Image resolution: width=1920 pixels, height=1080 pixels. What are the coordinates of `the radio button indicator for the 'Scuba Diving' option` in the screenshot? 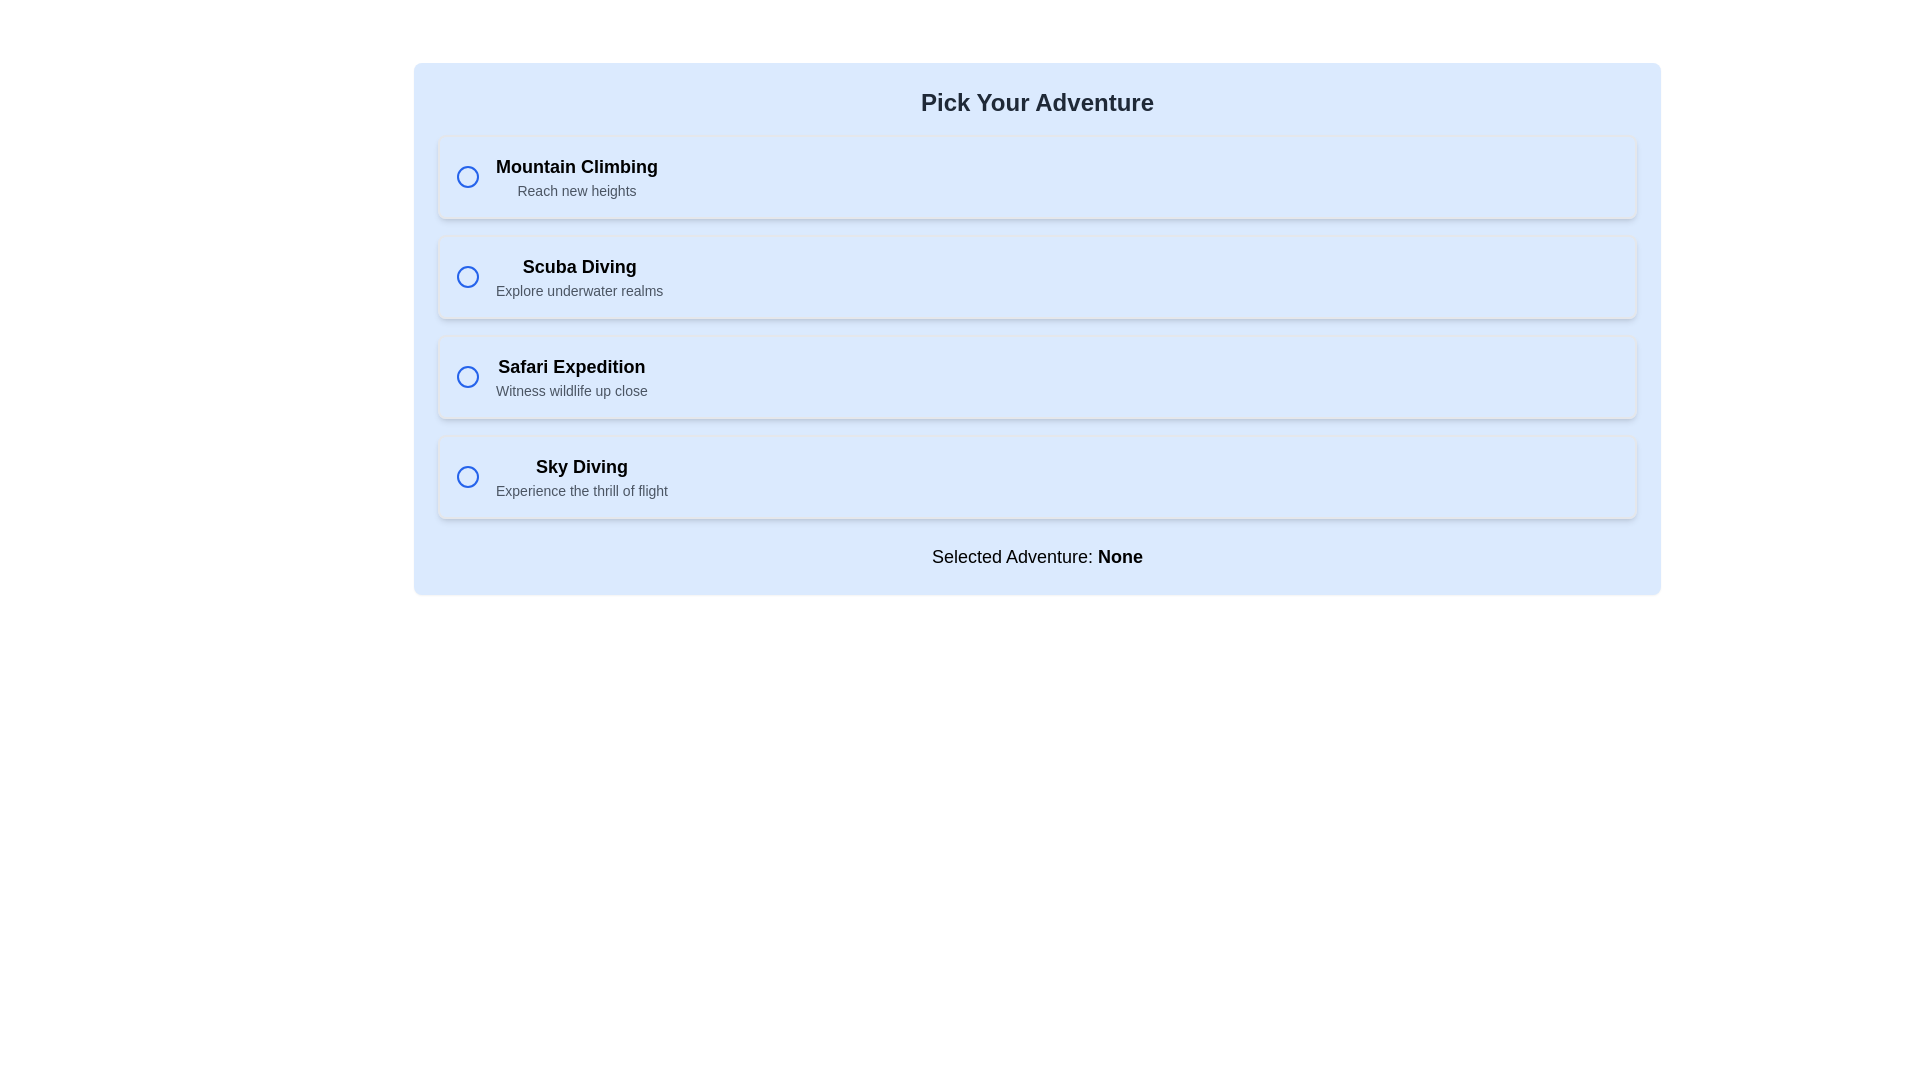 It's located at (466, 277).